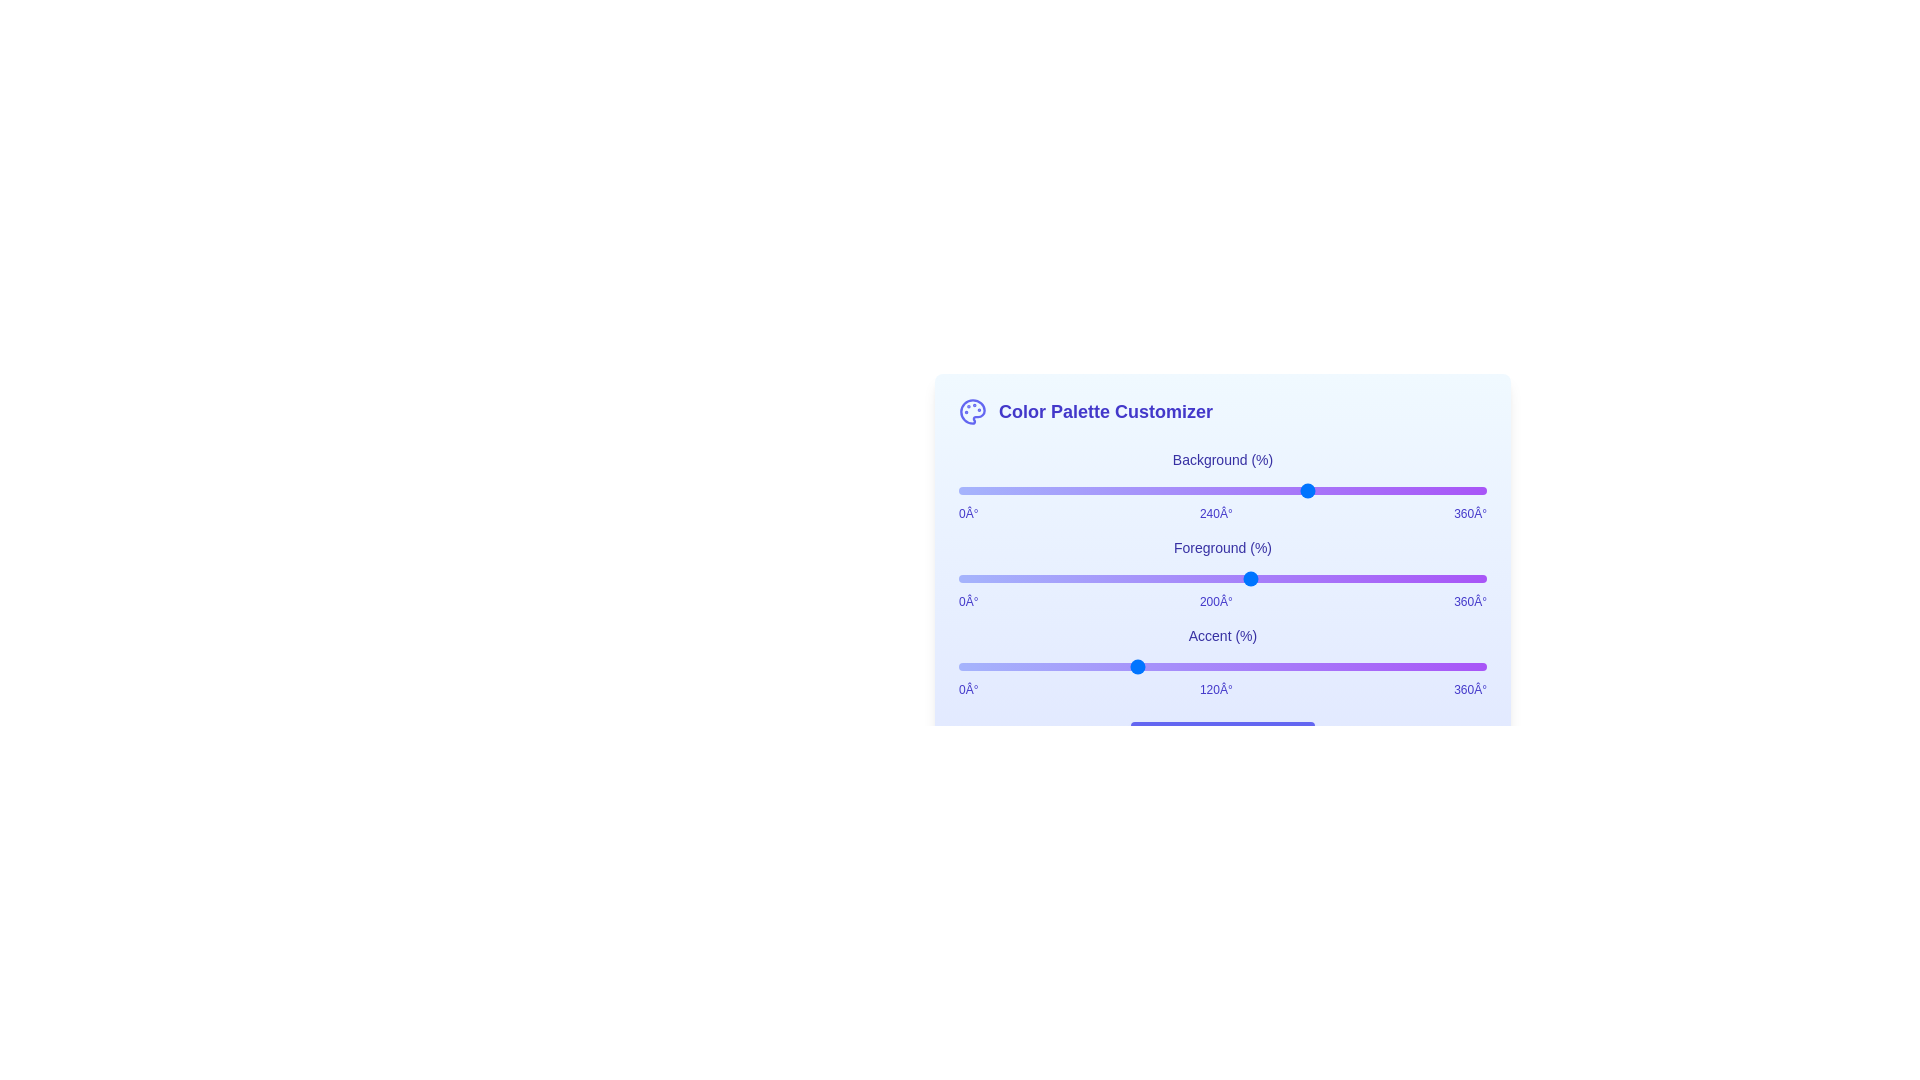 The height and width of the screenshot is (1080, 1920). I want to click on the 'Export Palette' button, so click(1222, 742).